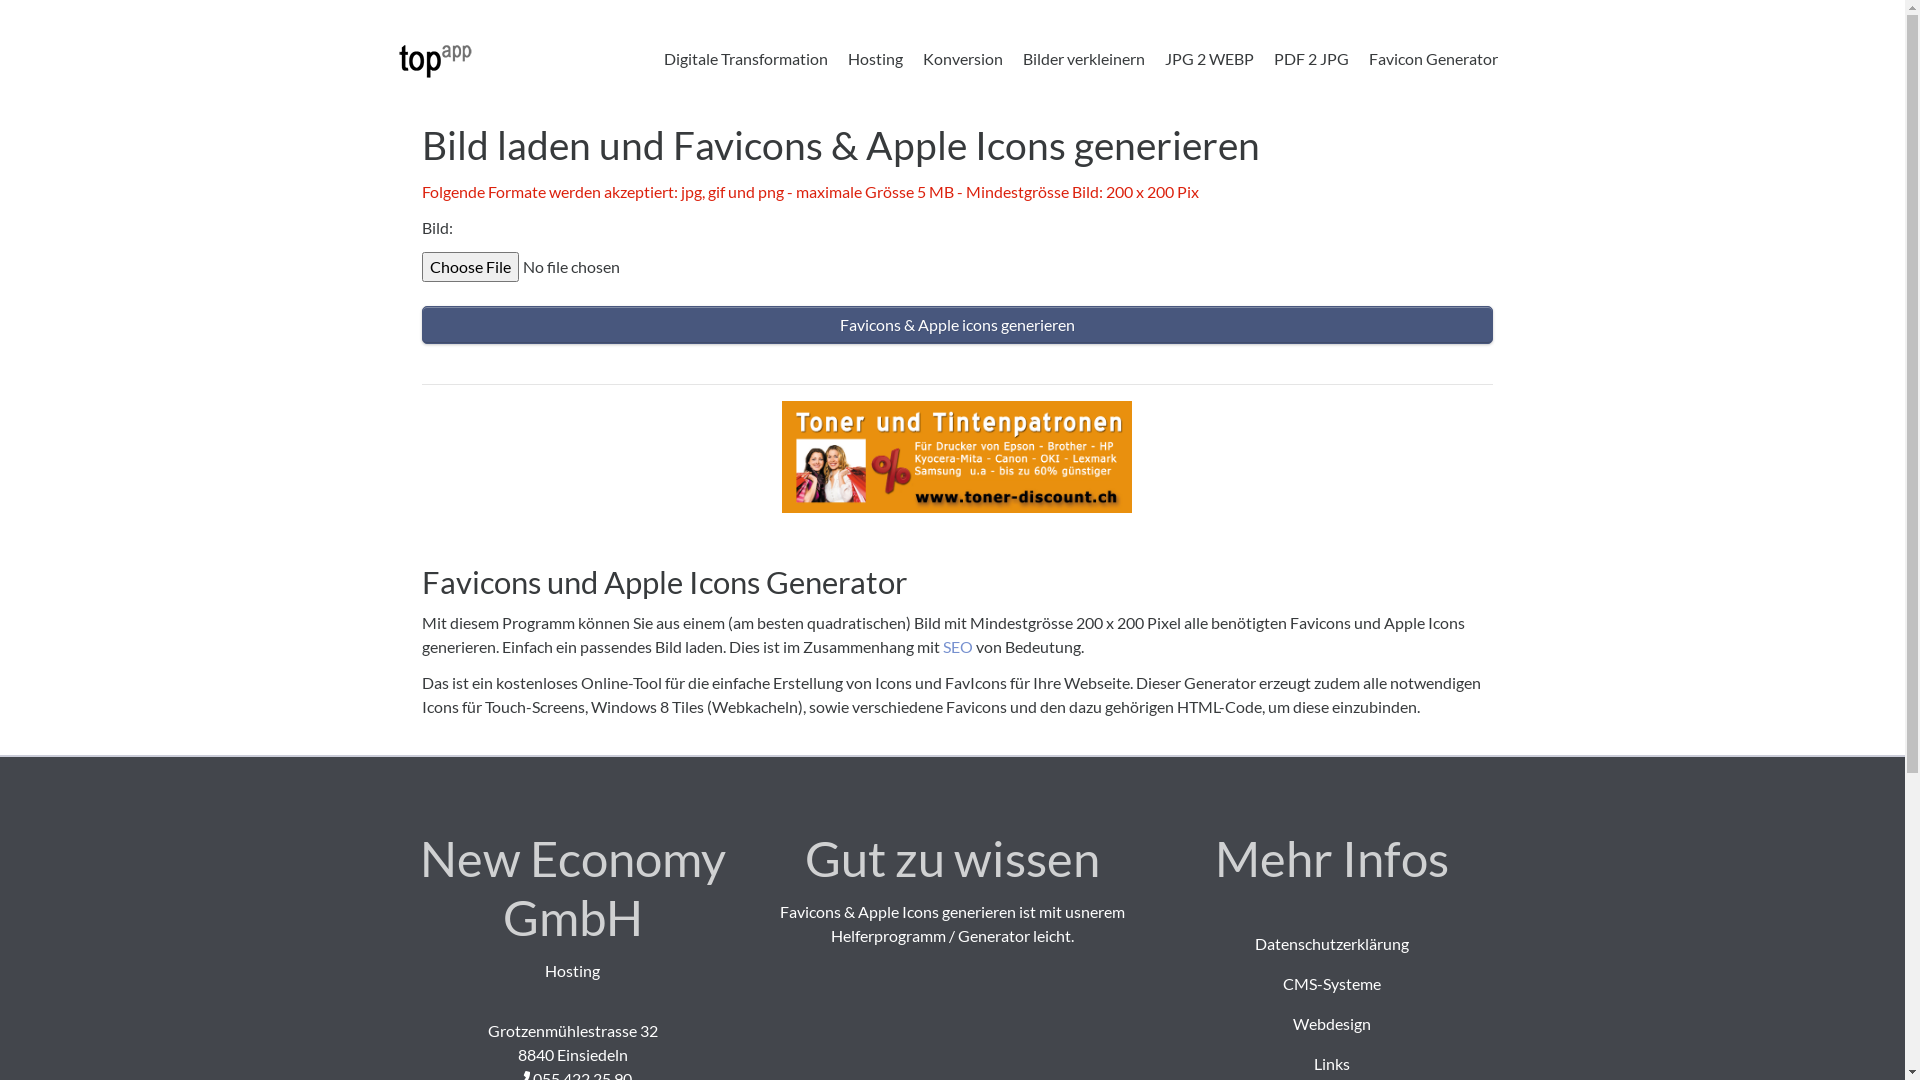 This screenshot has width=1920, height=1080. I want to click on 'Konversion', so click(961, 57).